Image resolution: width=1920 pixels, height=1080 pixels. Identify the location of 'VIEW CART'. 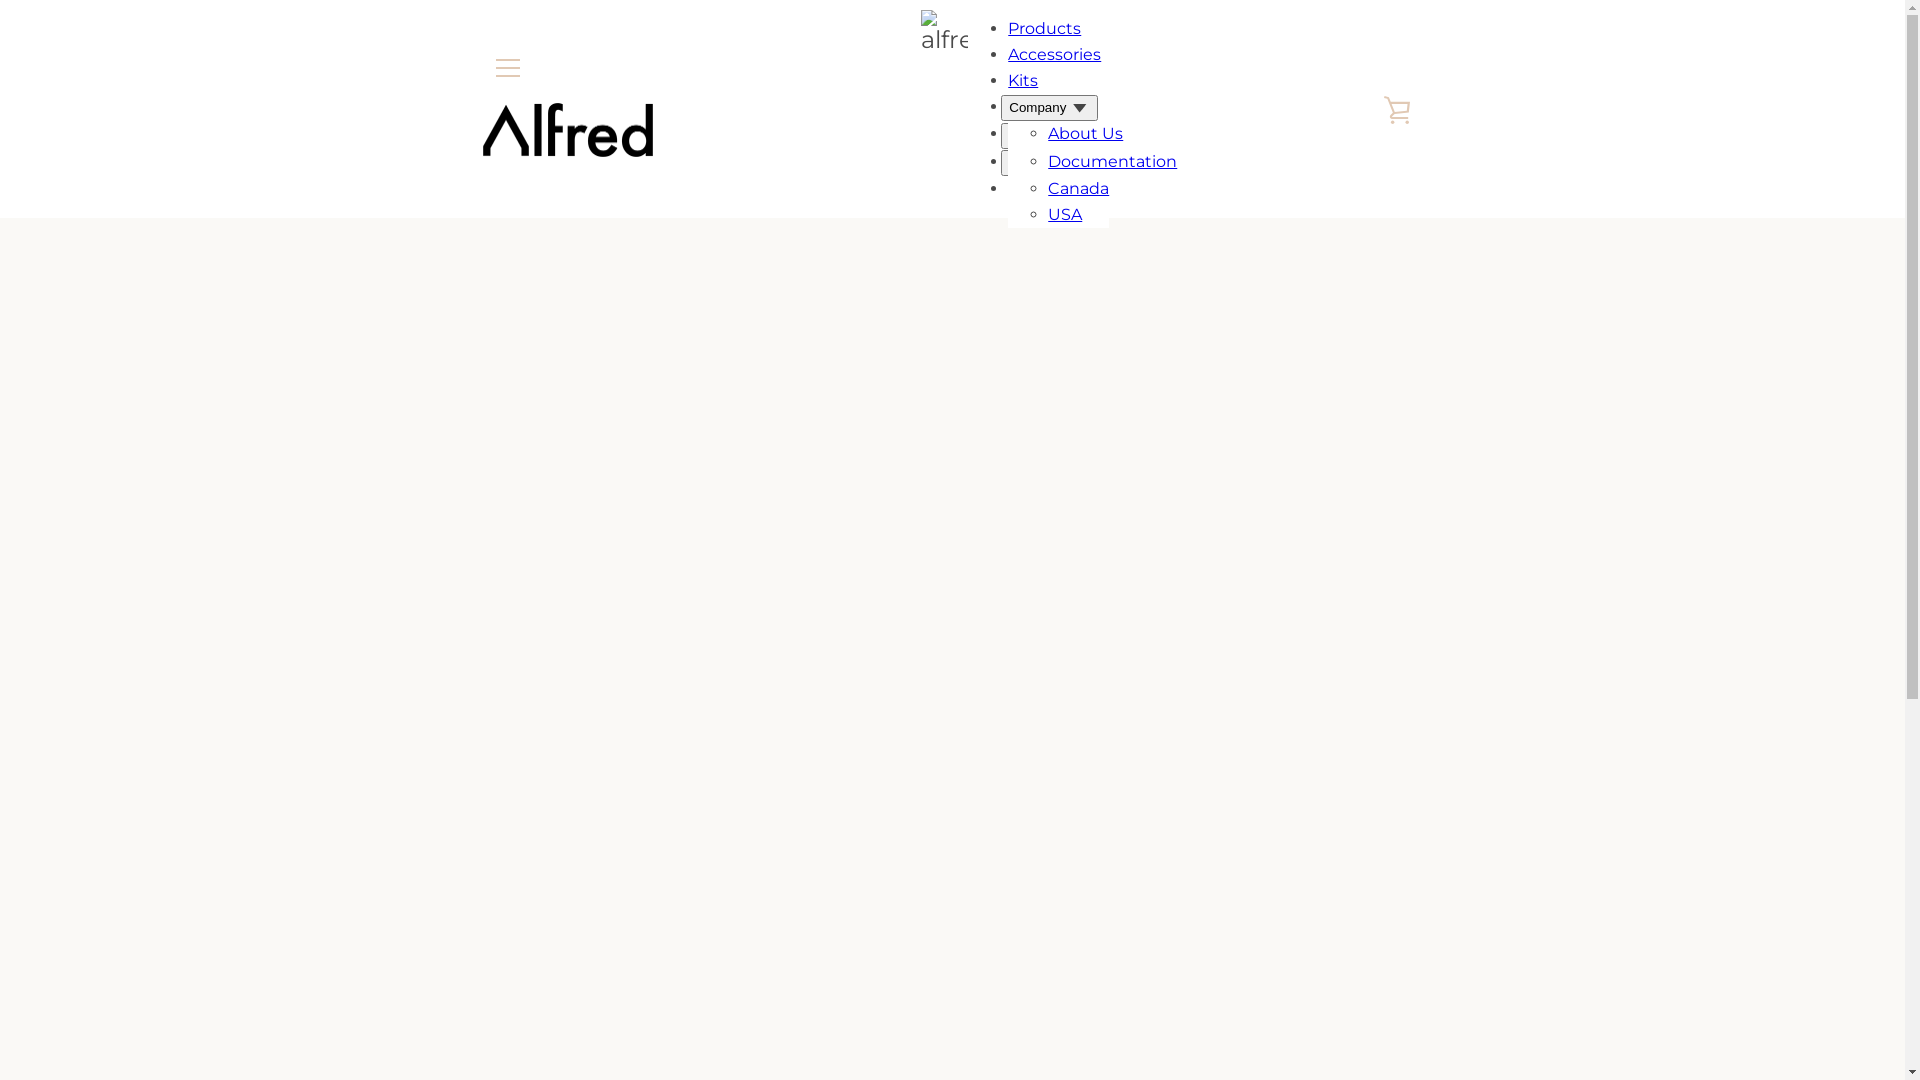
(1395, 108).